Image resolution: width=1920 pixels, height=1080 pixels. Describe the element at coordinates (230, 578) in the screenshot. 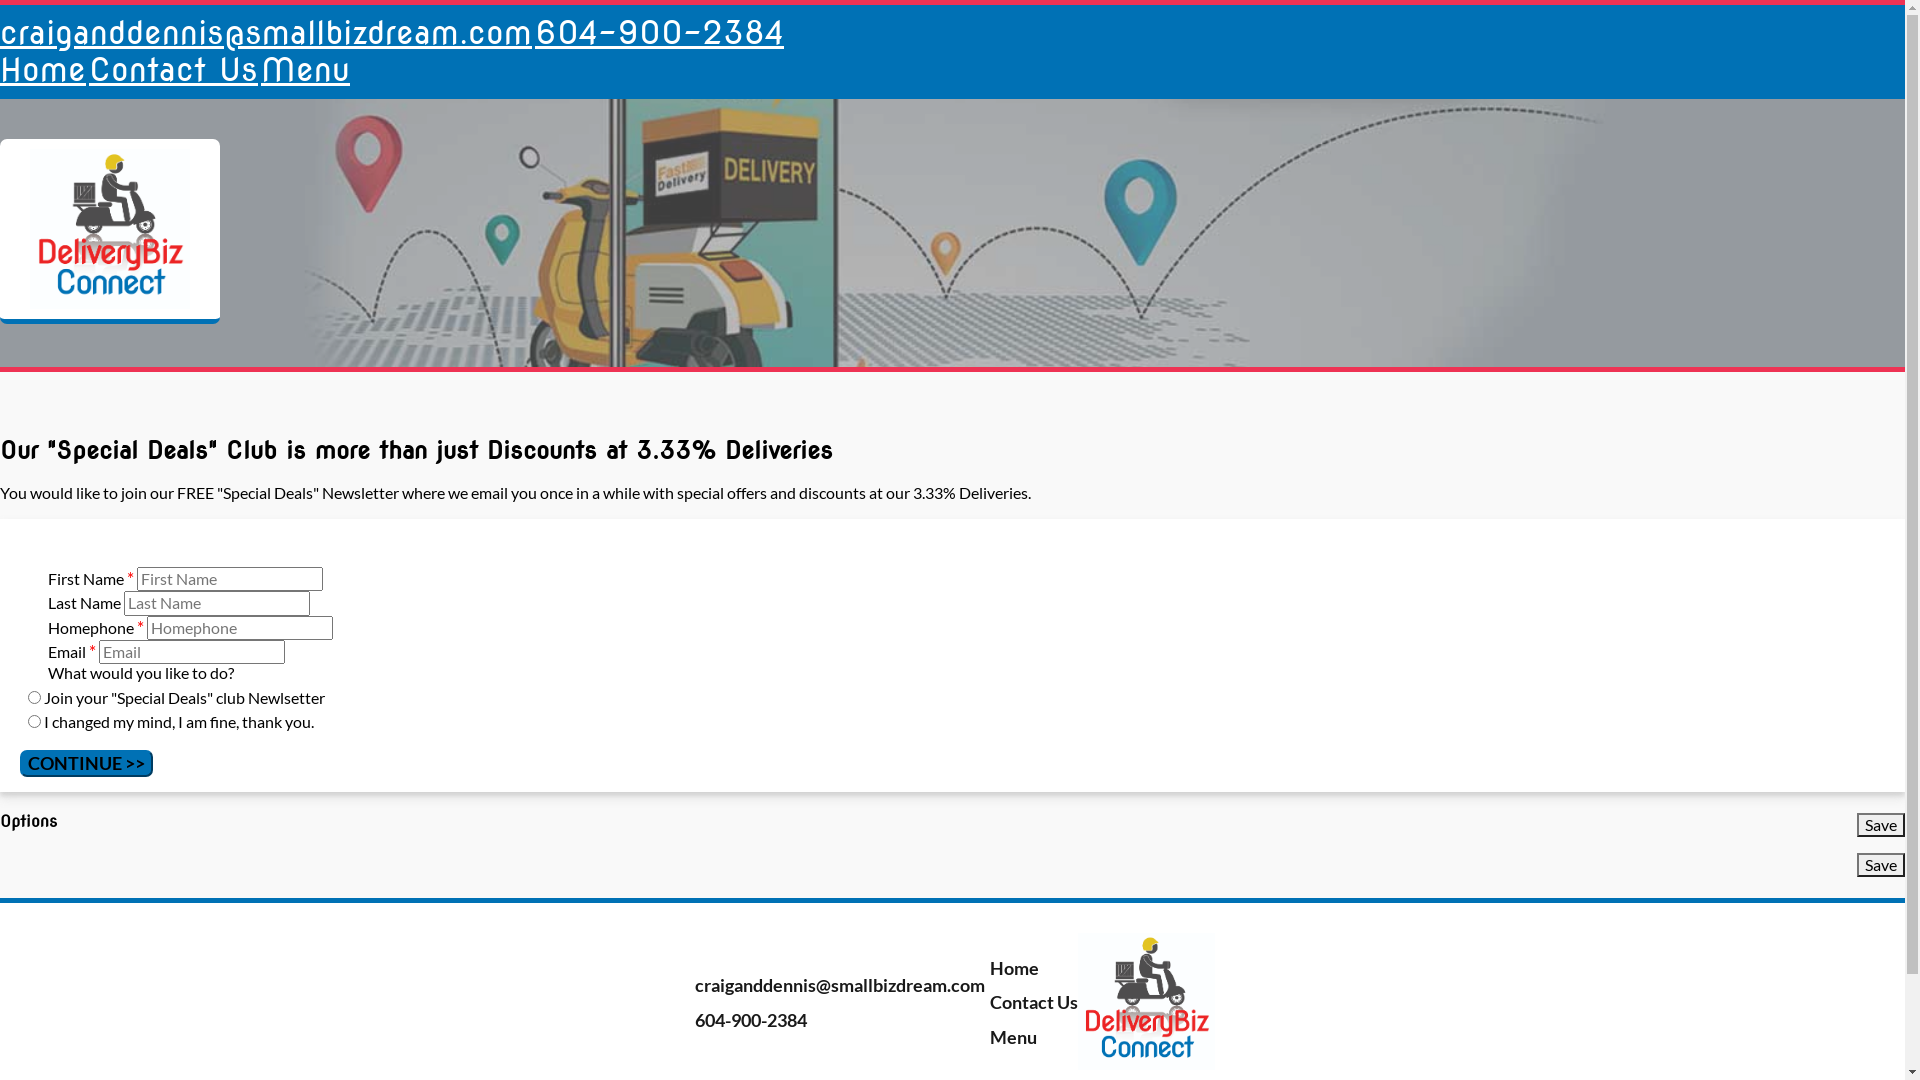

I see `'This field cannot be blank.'` at that location.